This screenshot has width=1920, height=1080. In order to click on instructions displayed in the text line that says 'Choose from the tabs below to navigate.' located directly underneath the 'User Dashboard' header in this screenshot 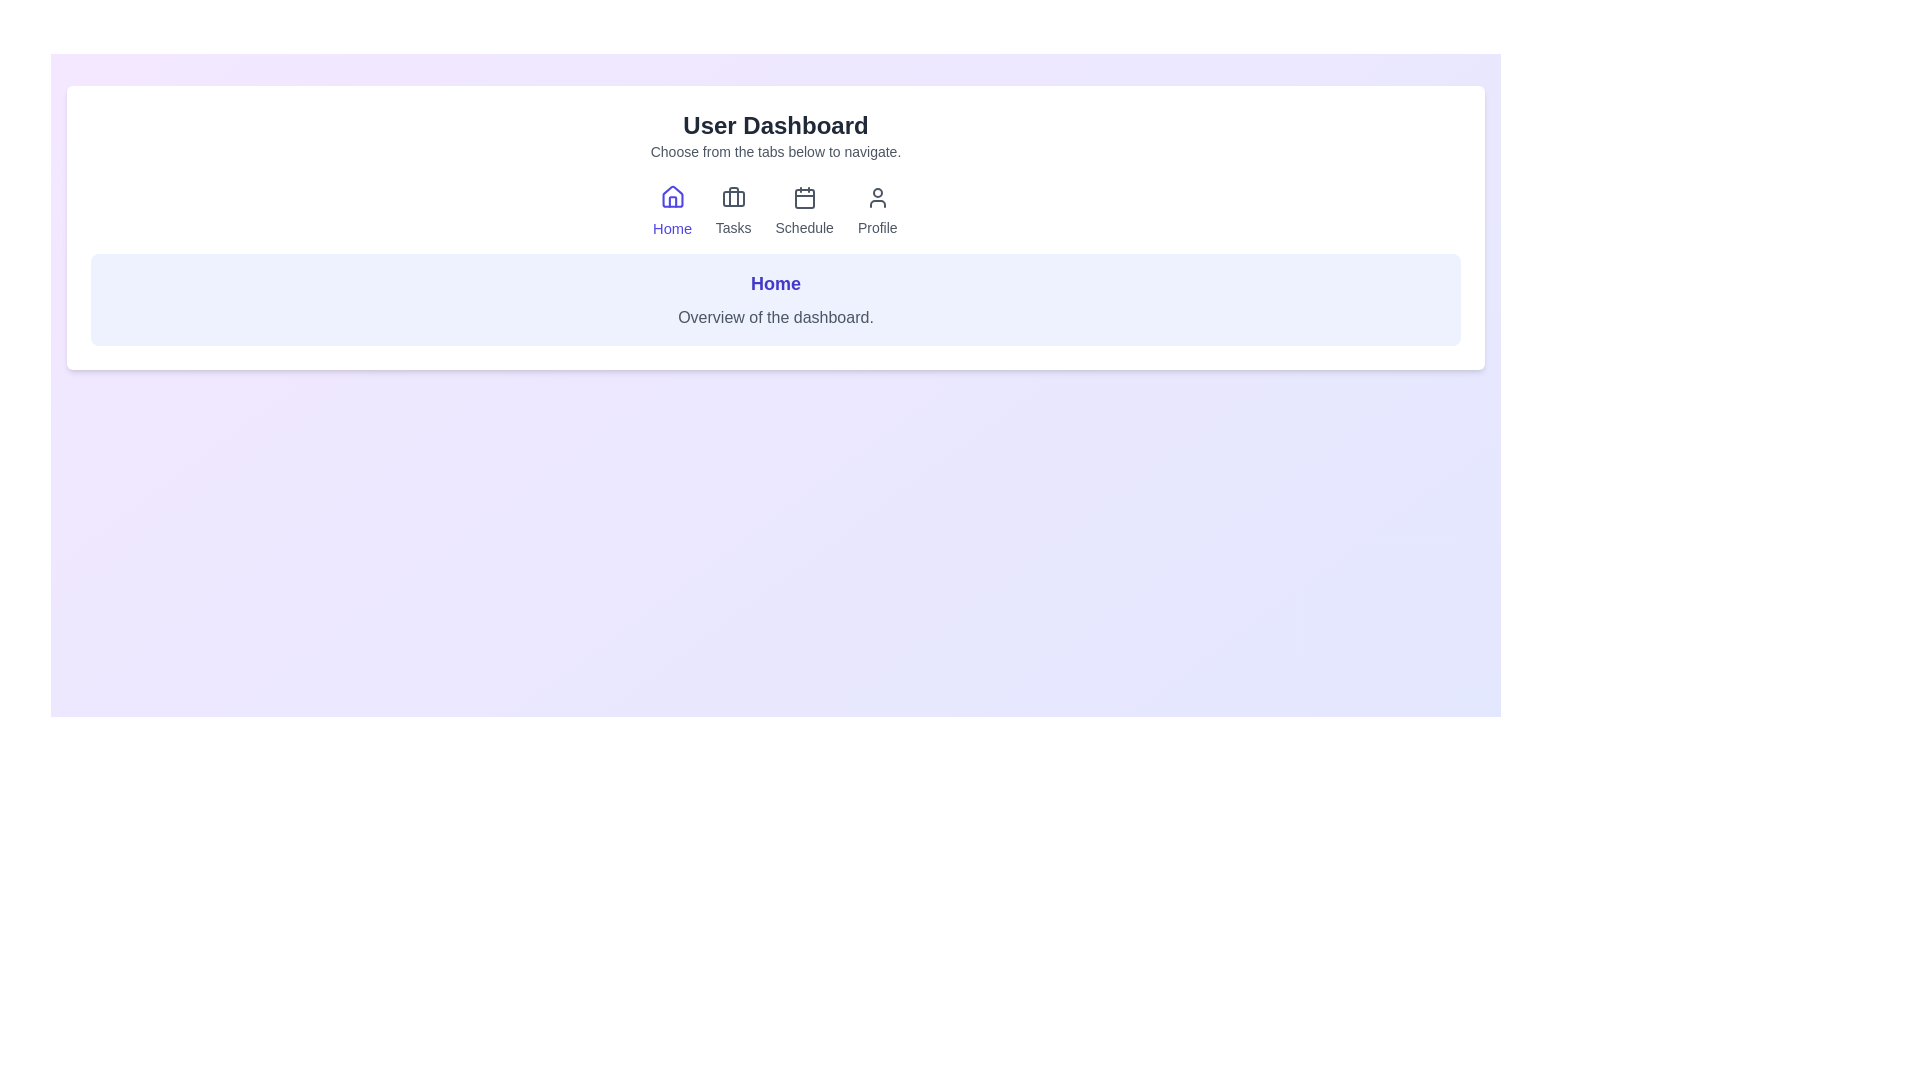, I will do `click(775, 150)`.